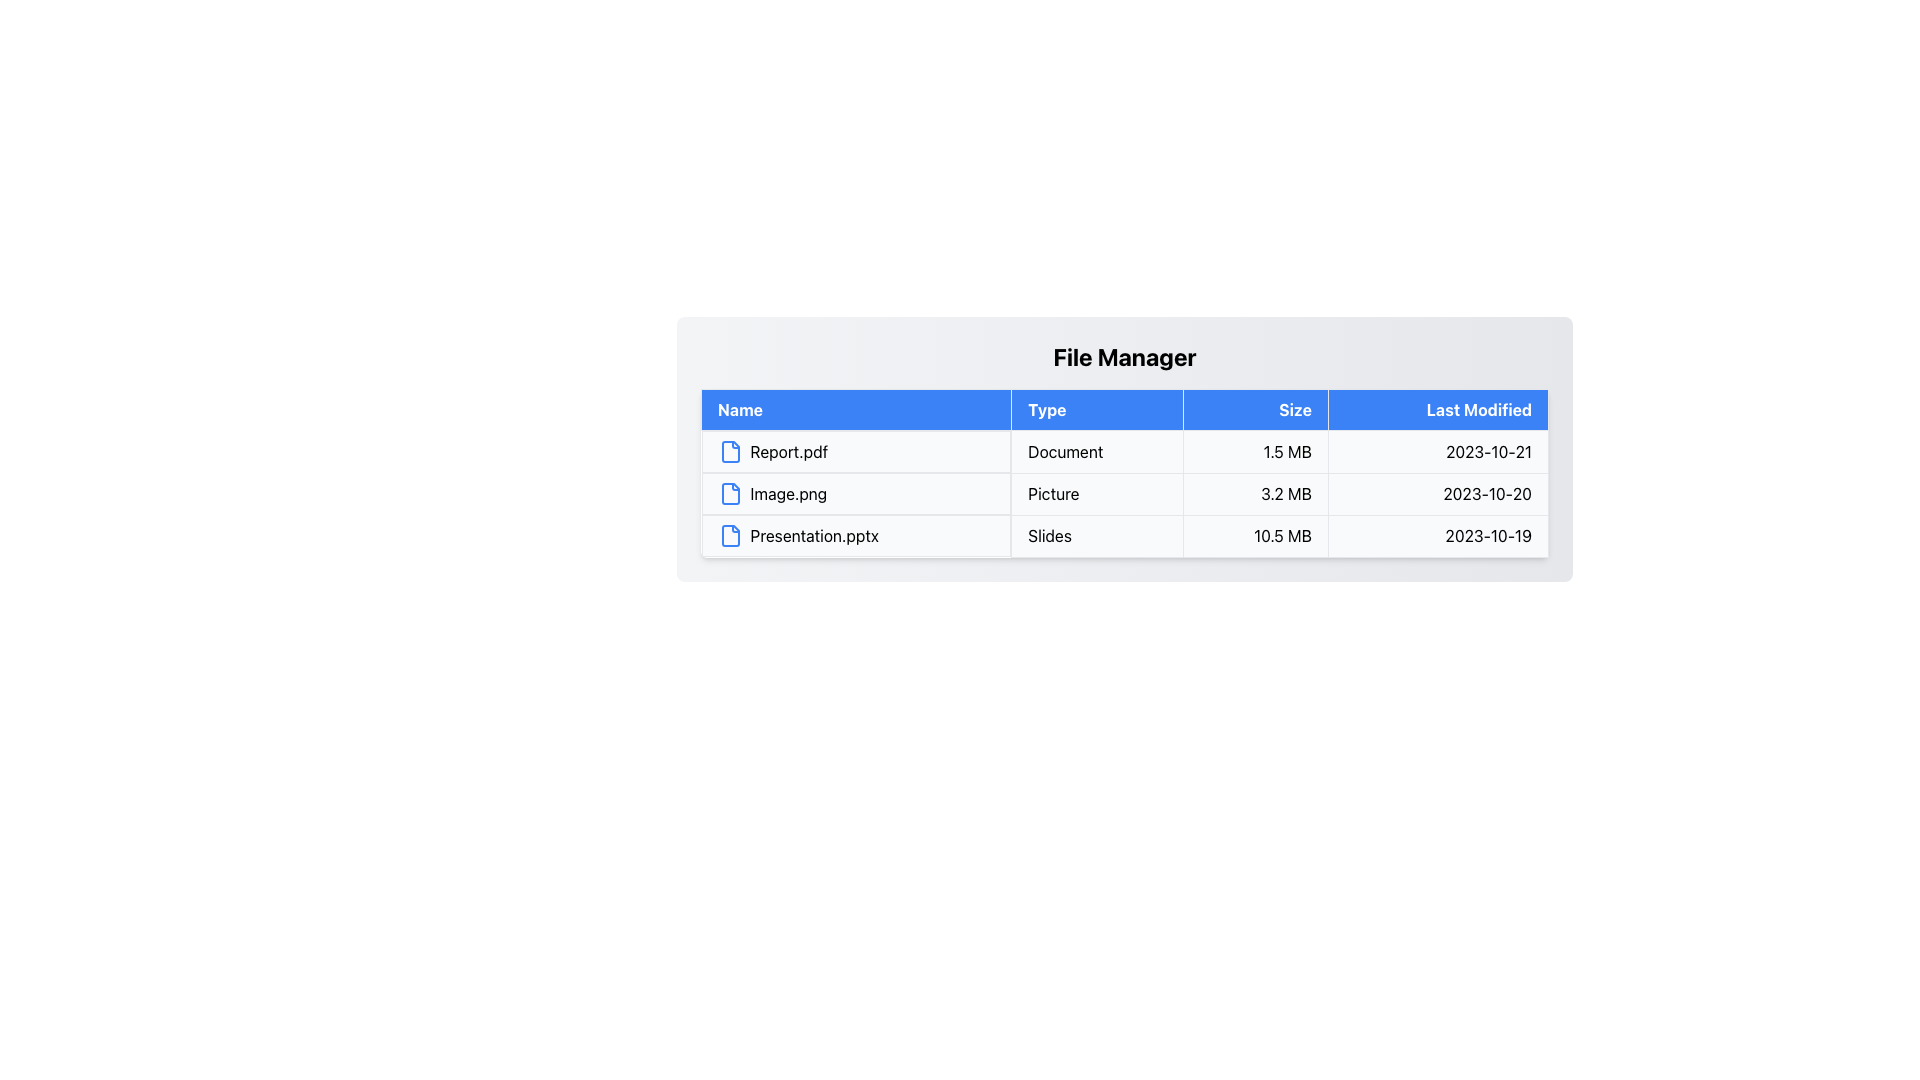 The image size is (1920, 1080). What do you see at coordinates (1255, 451) in the screenshot?
I see `value of the label displaying the file size '1.5 MB' located in the third column of the first row in the table, positioned between 'Document' and '2023-10-21'` at bounding box center [1255, 451].